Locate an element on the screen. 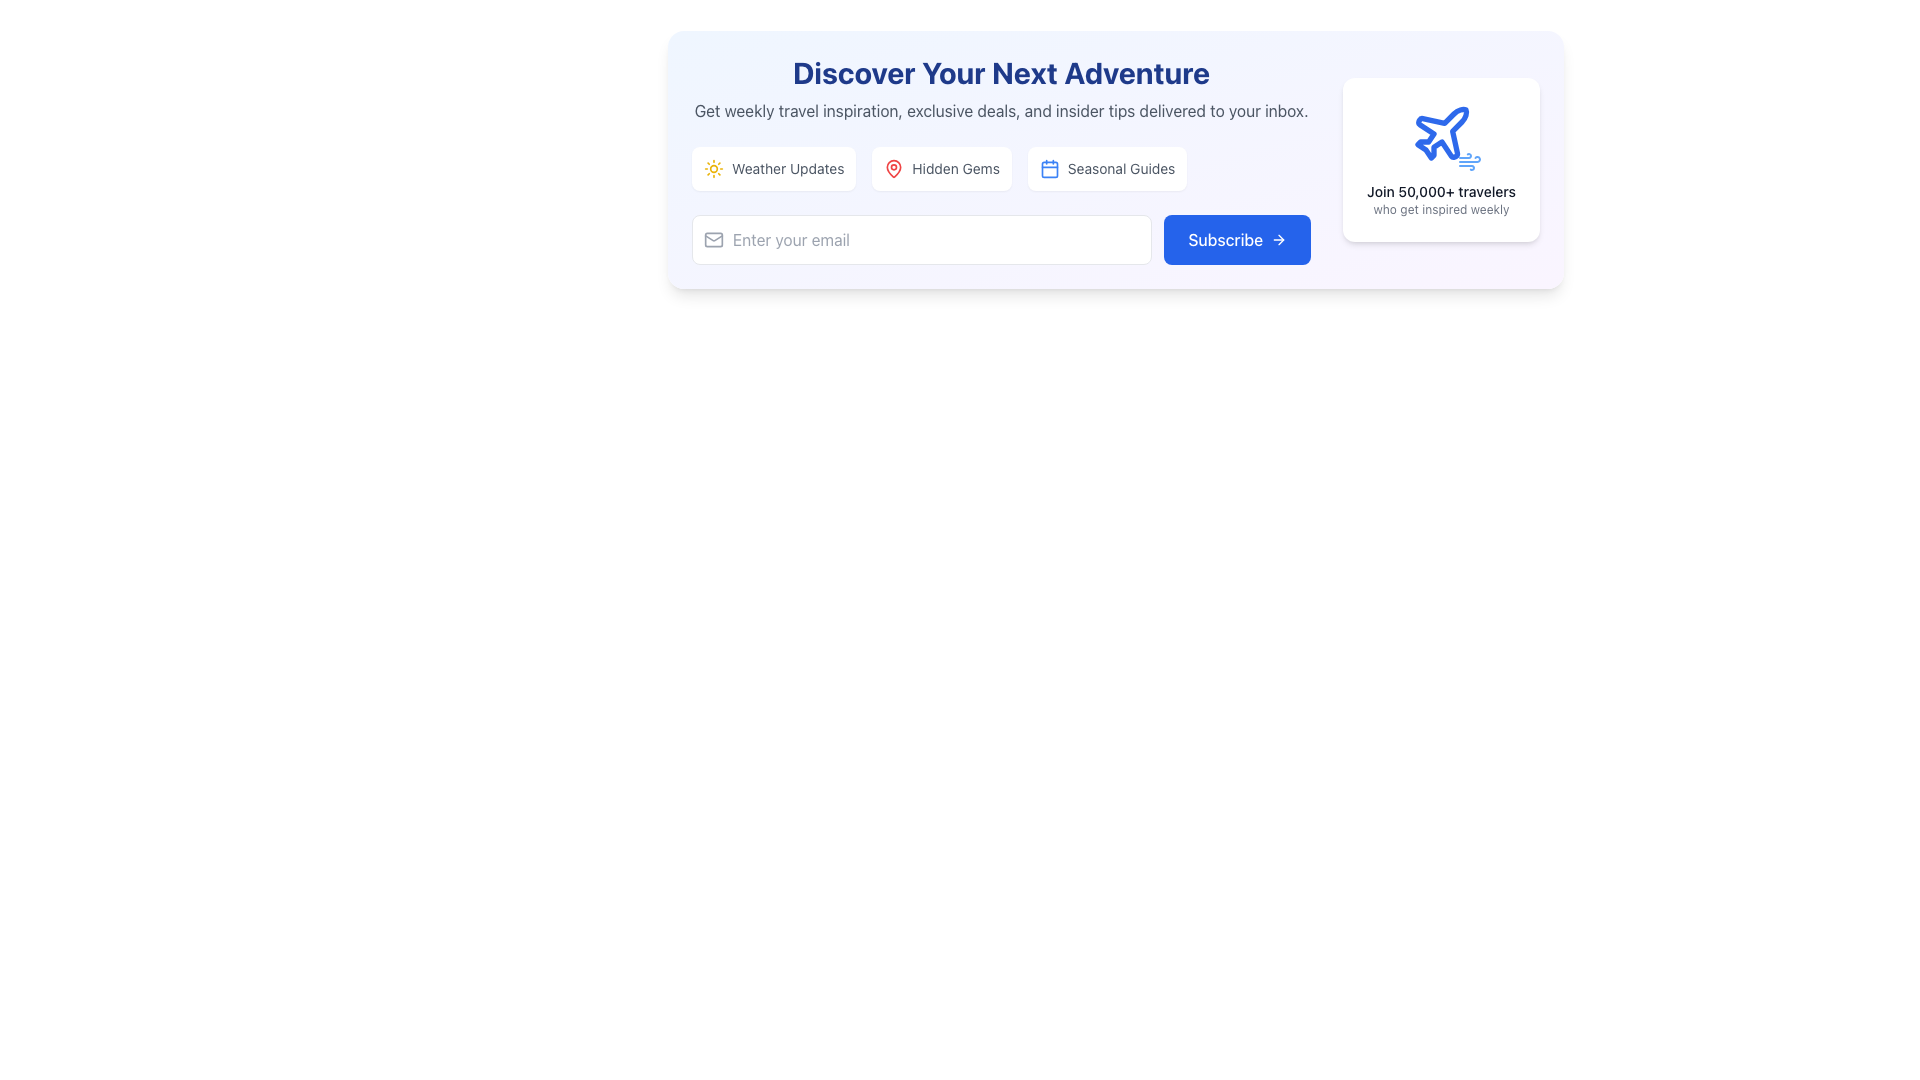 This screenshot has height=1080, width=1920. the email icon located inside the left edge of the input field, which visually signifies the input's purpose as being related to email is located at coordinates (714, 238).